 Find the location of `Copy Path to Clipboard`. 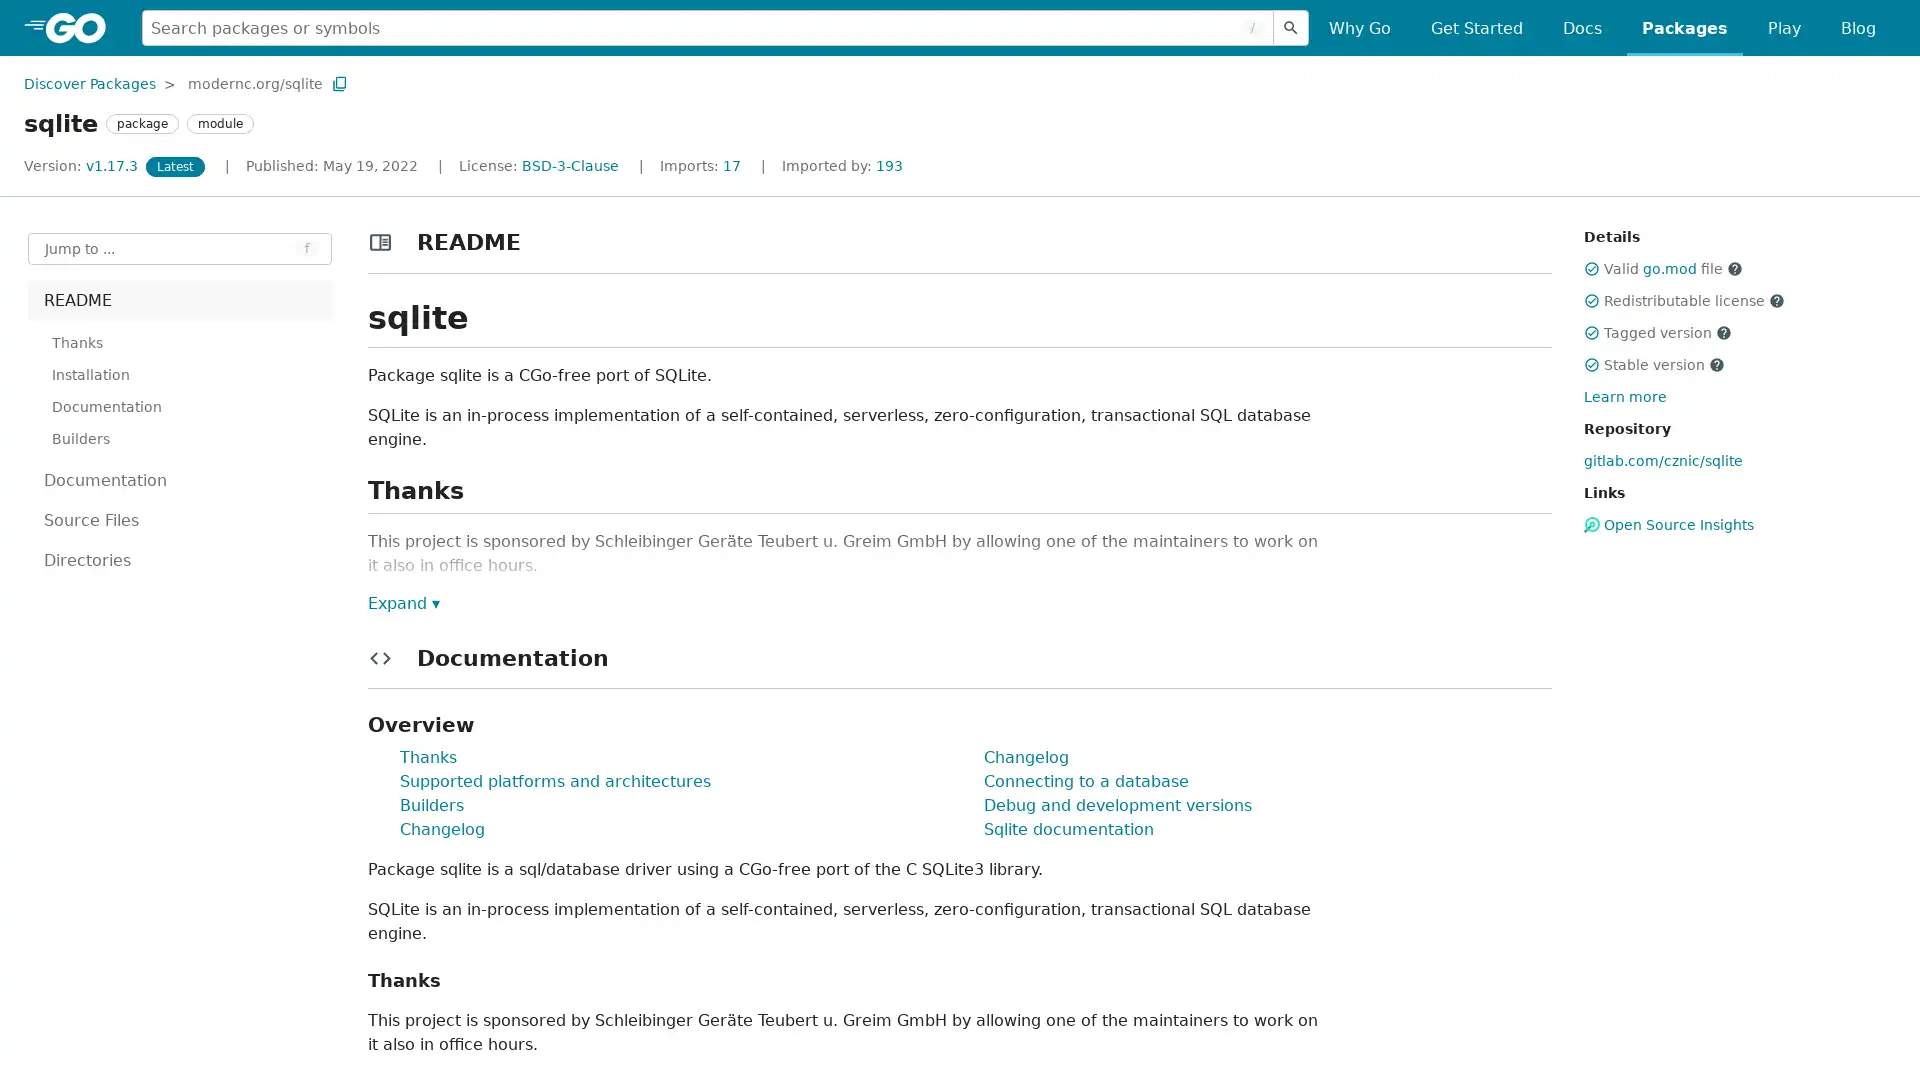

Copy Path to Clipboard is located at coordinates (339, 82).